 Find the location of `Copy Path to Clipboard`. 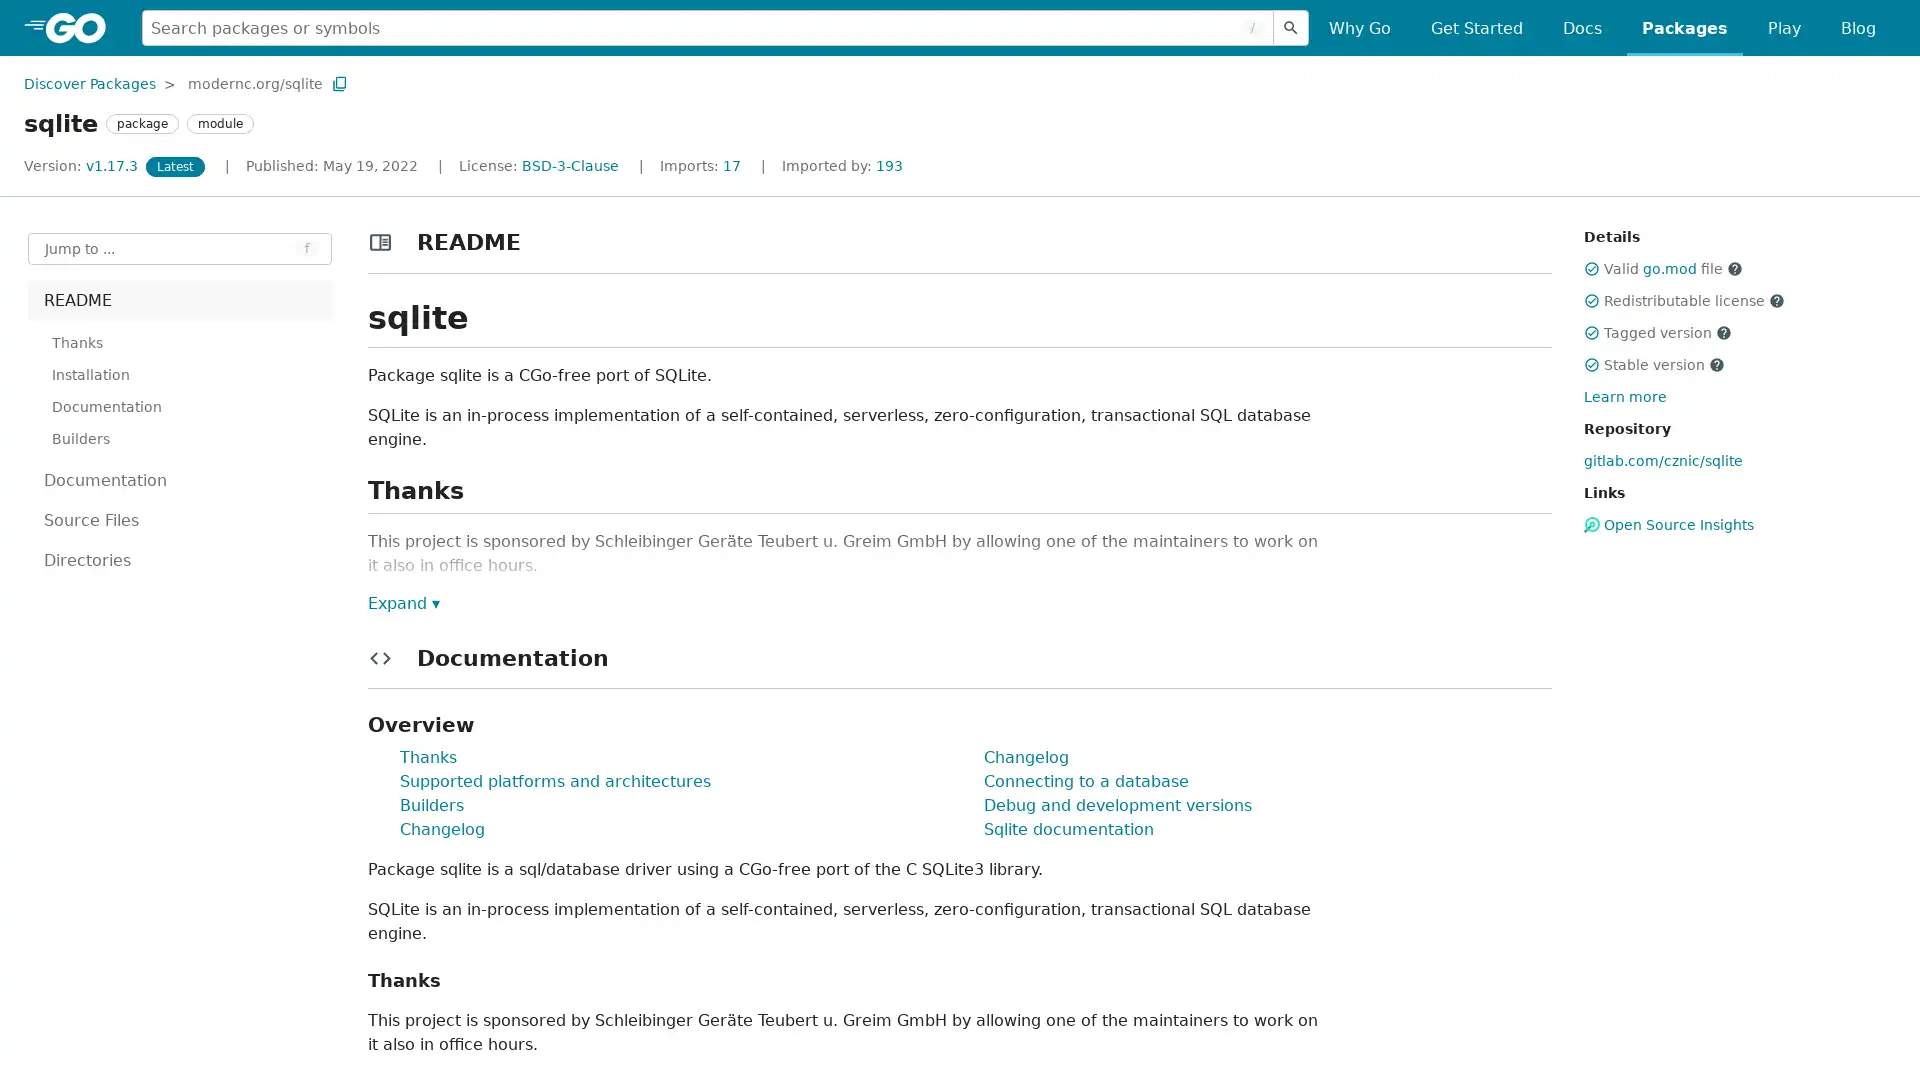

Copy Path to Clipboard is located at coordinates (339, 82).